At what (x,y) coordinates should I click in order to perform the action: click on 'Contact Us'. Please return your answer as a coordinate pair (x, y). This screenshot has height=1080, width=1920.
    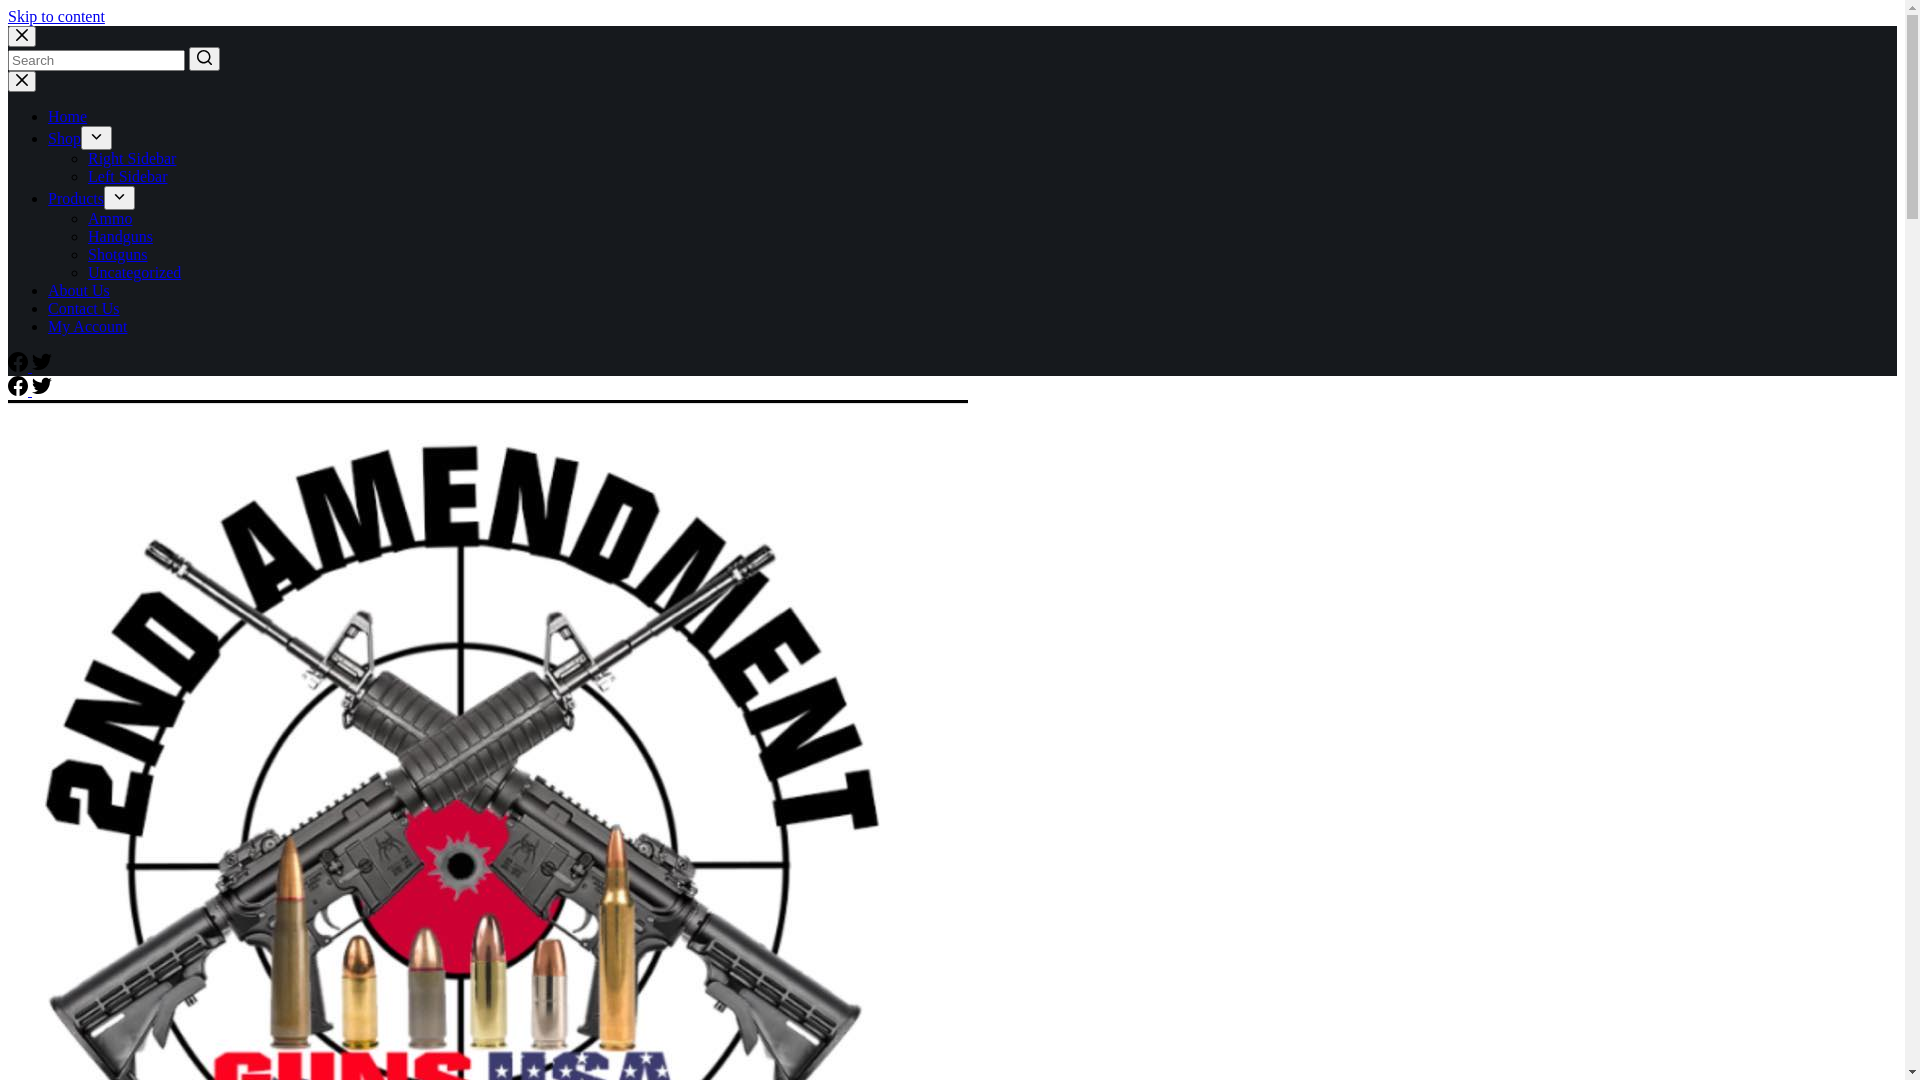
    Looking at the image, I should click on (82, 308).